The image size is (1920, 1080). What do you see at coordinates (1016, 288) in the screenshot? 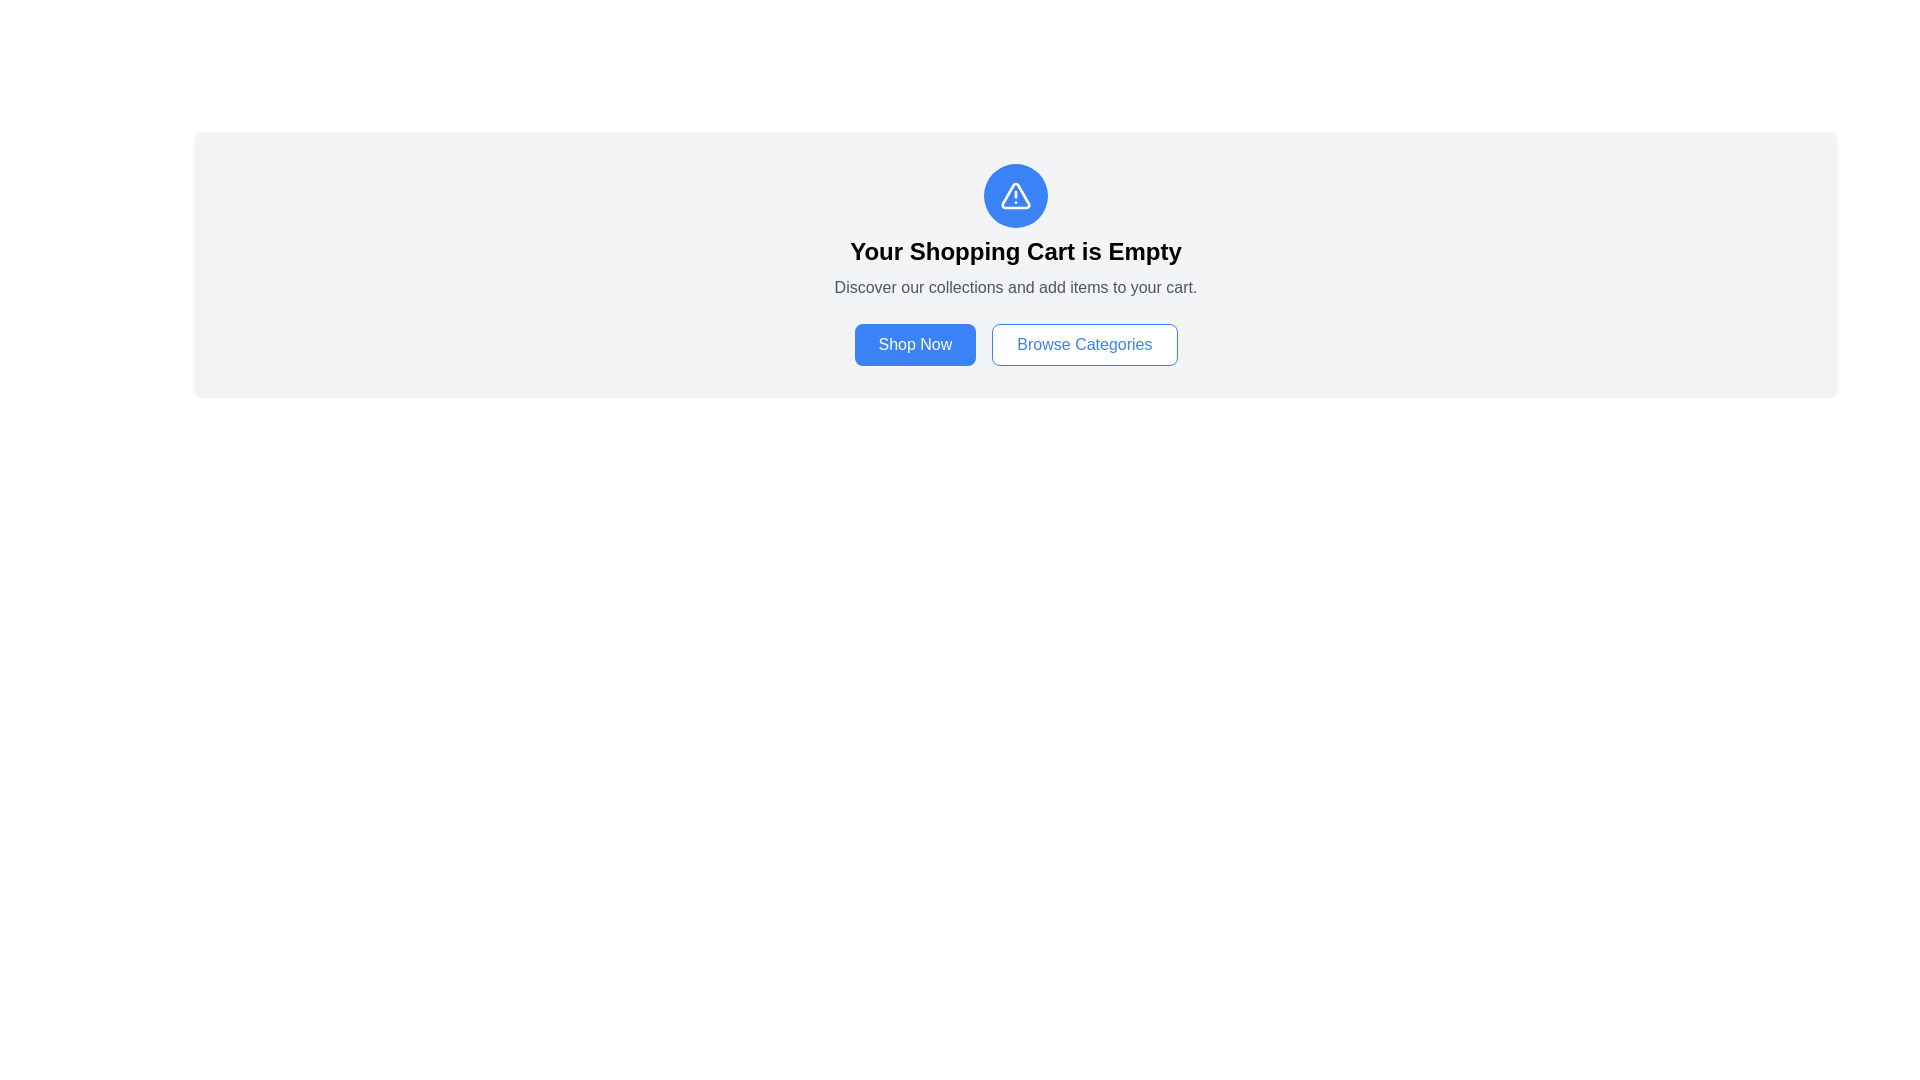
I see `the static text that reads 'Discover our collections and add items to your cart.', which is positioned beneath the title 'Your Shopping Cart is Empty'` at bounding box center [1016, 288].